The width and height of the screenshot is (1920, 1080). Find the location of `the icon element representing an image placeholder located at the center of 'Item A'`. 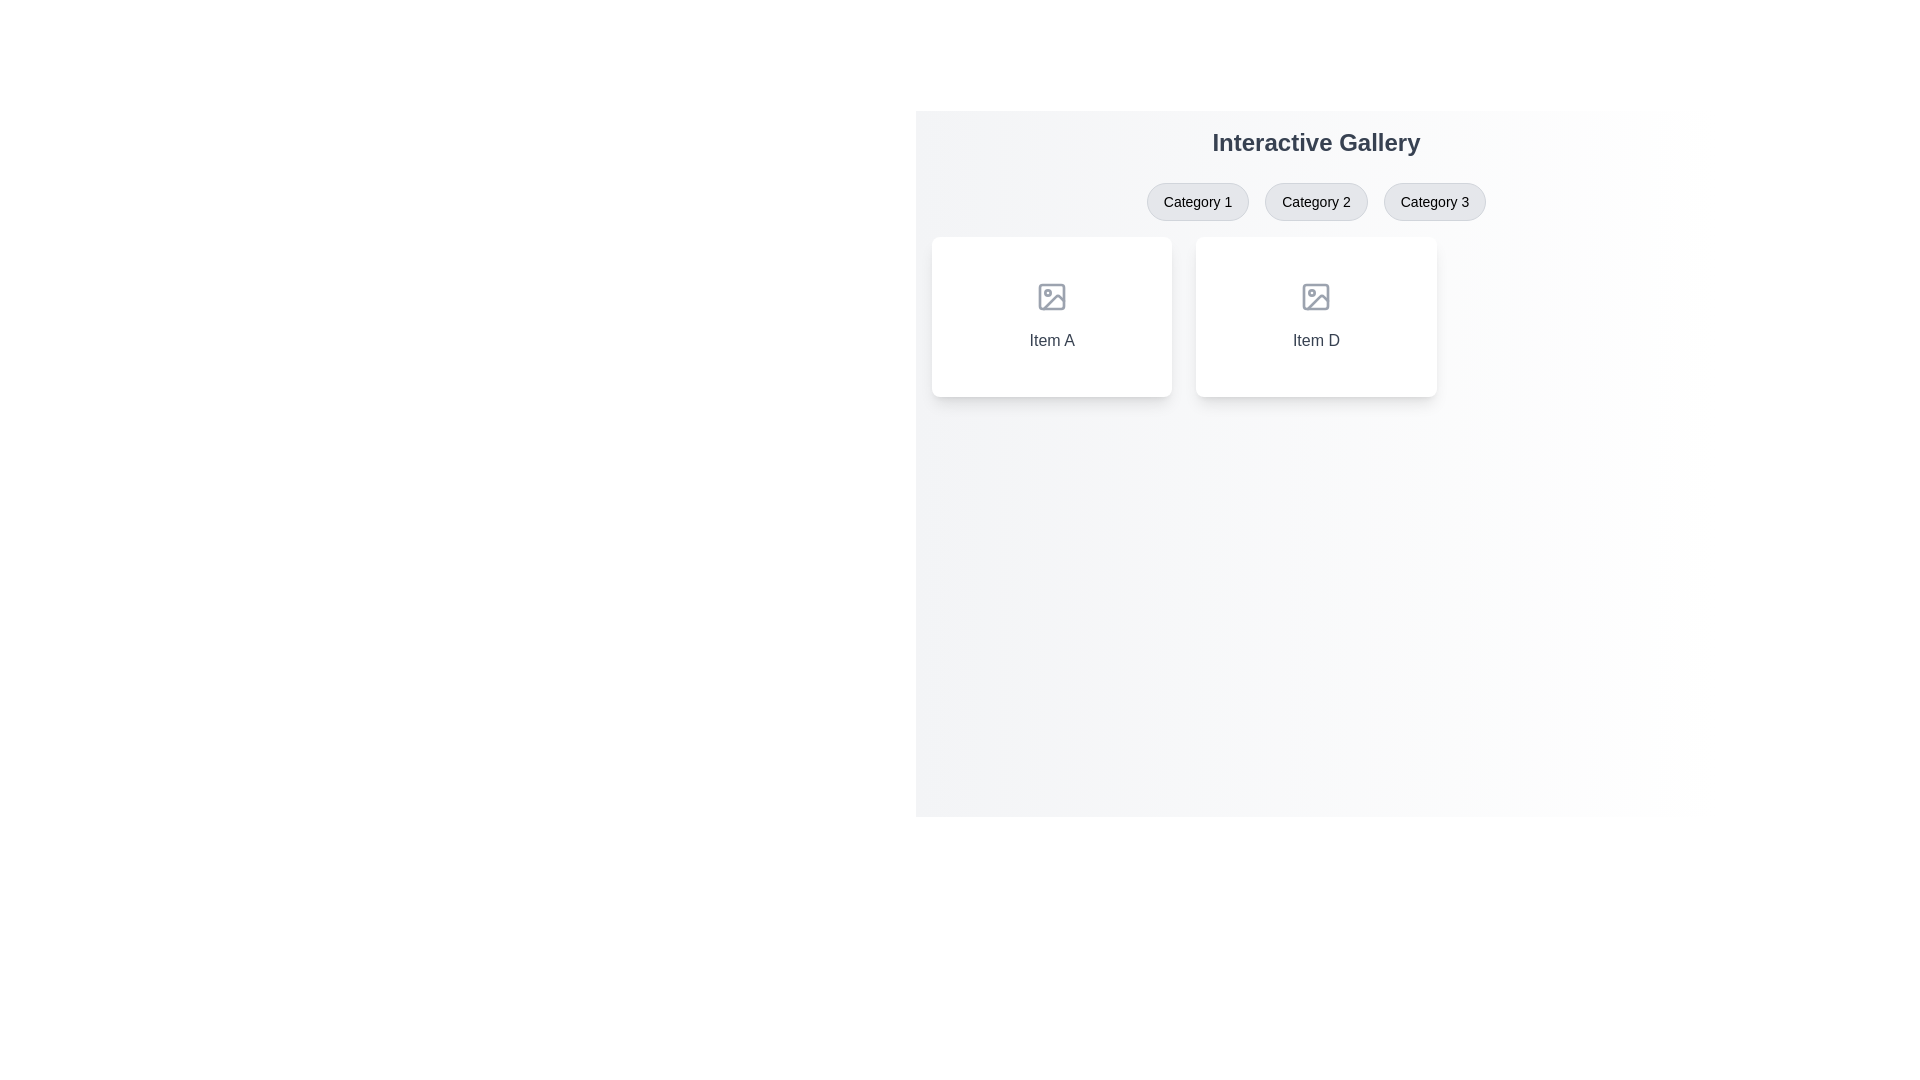

the icon element representing an image placeholder located at the center of 'Item A' is located at coordinates (1051, 297).